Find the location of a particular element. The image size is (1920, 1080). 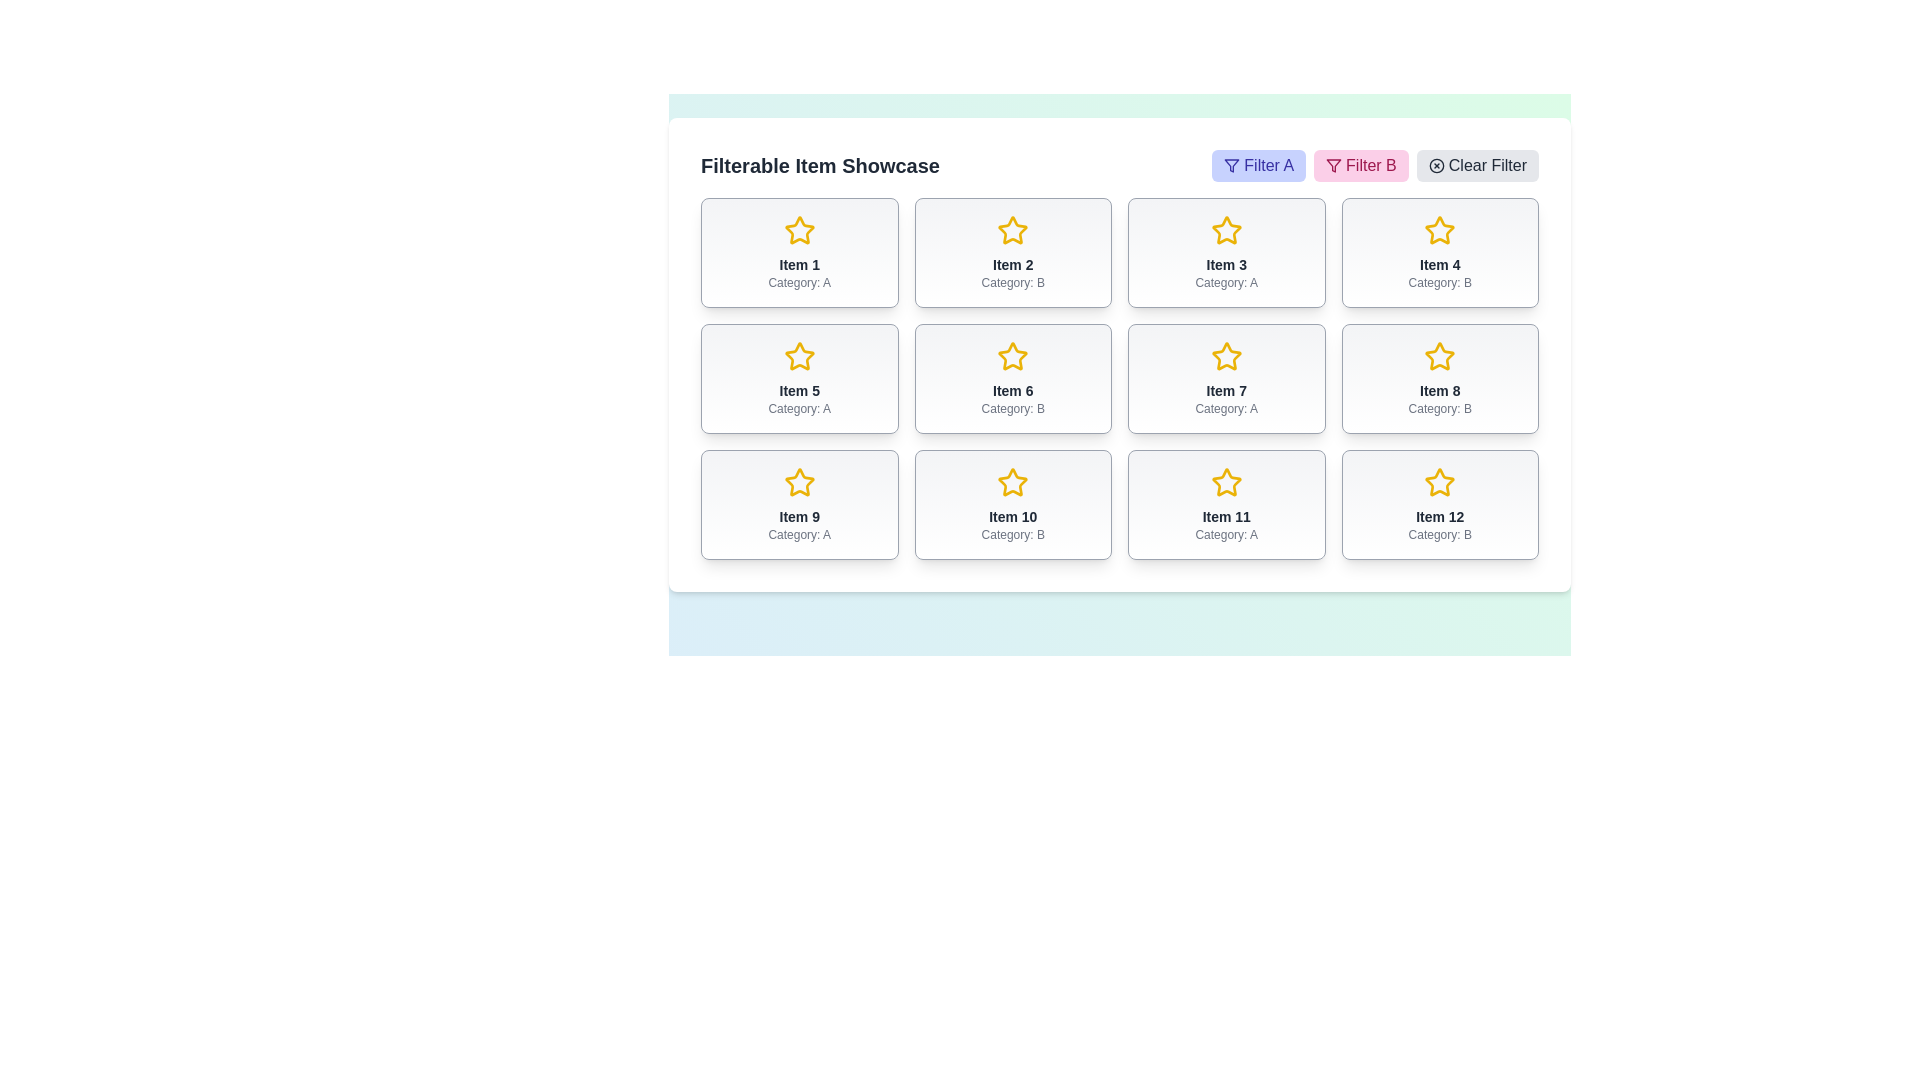

the star-shaped icon with a yellow border located in the second row, first column of the grid under 'Filterable Item Showcase', specifically associated with 'Item 5' is located at coordinates (798, 355).